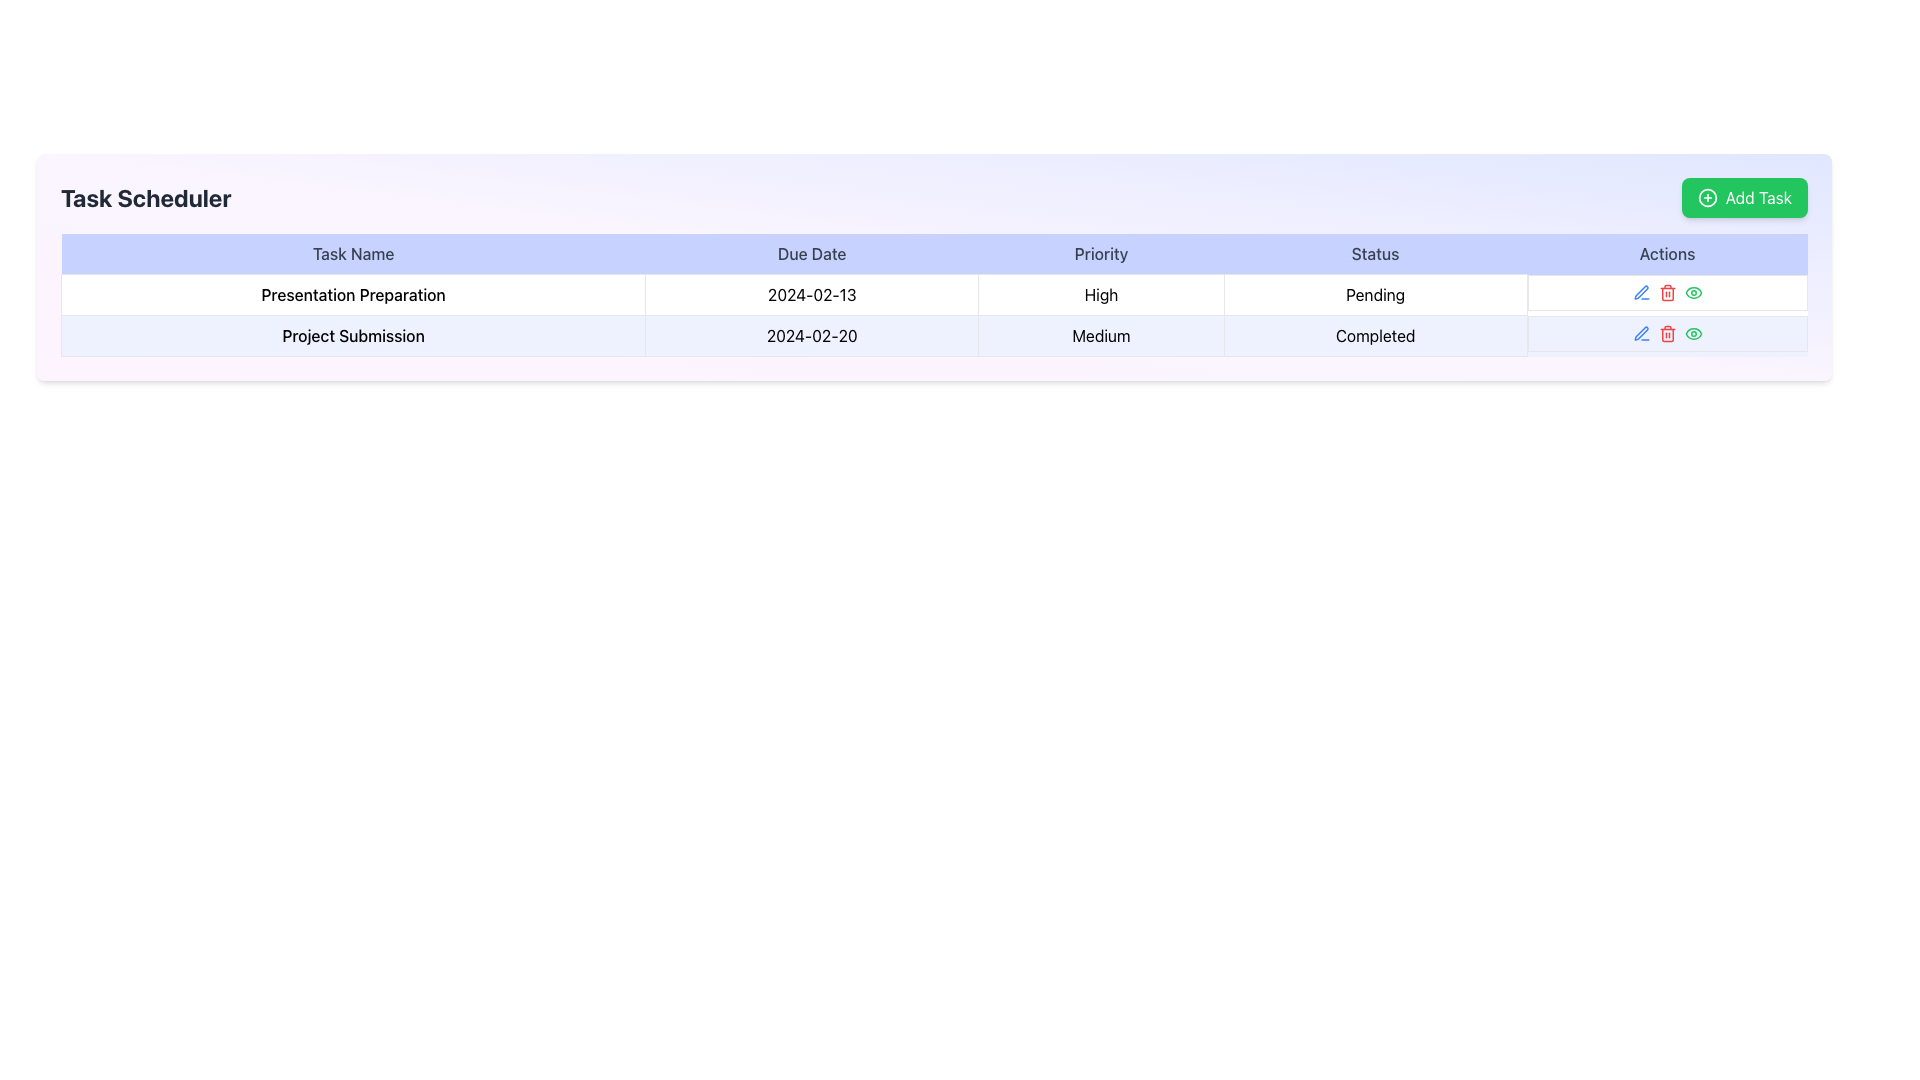  Describe the element at coordinates (1667, 292) in the screenshot. I see `the red trash bin icon in the 'Actions' column of the task table` at that location.